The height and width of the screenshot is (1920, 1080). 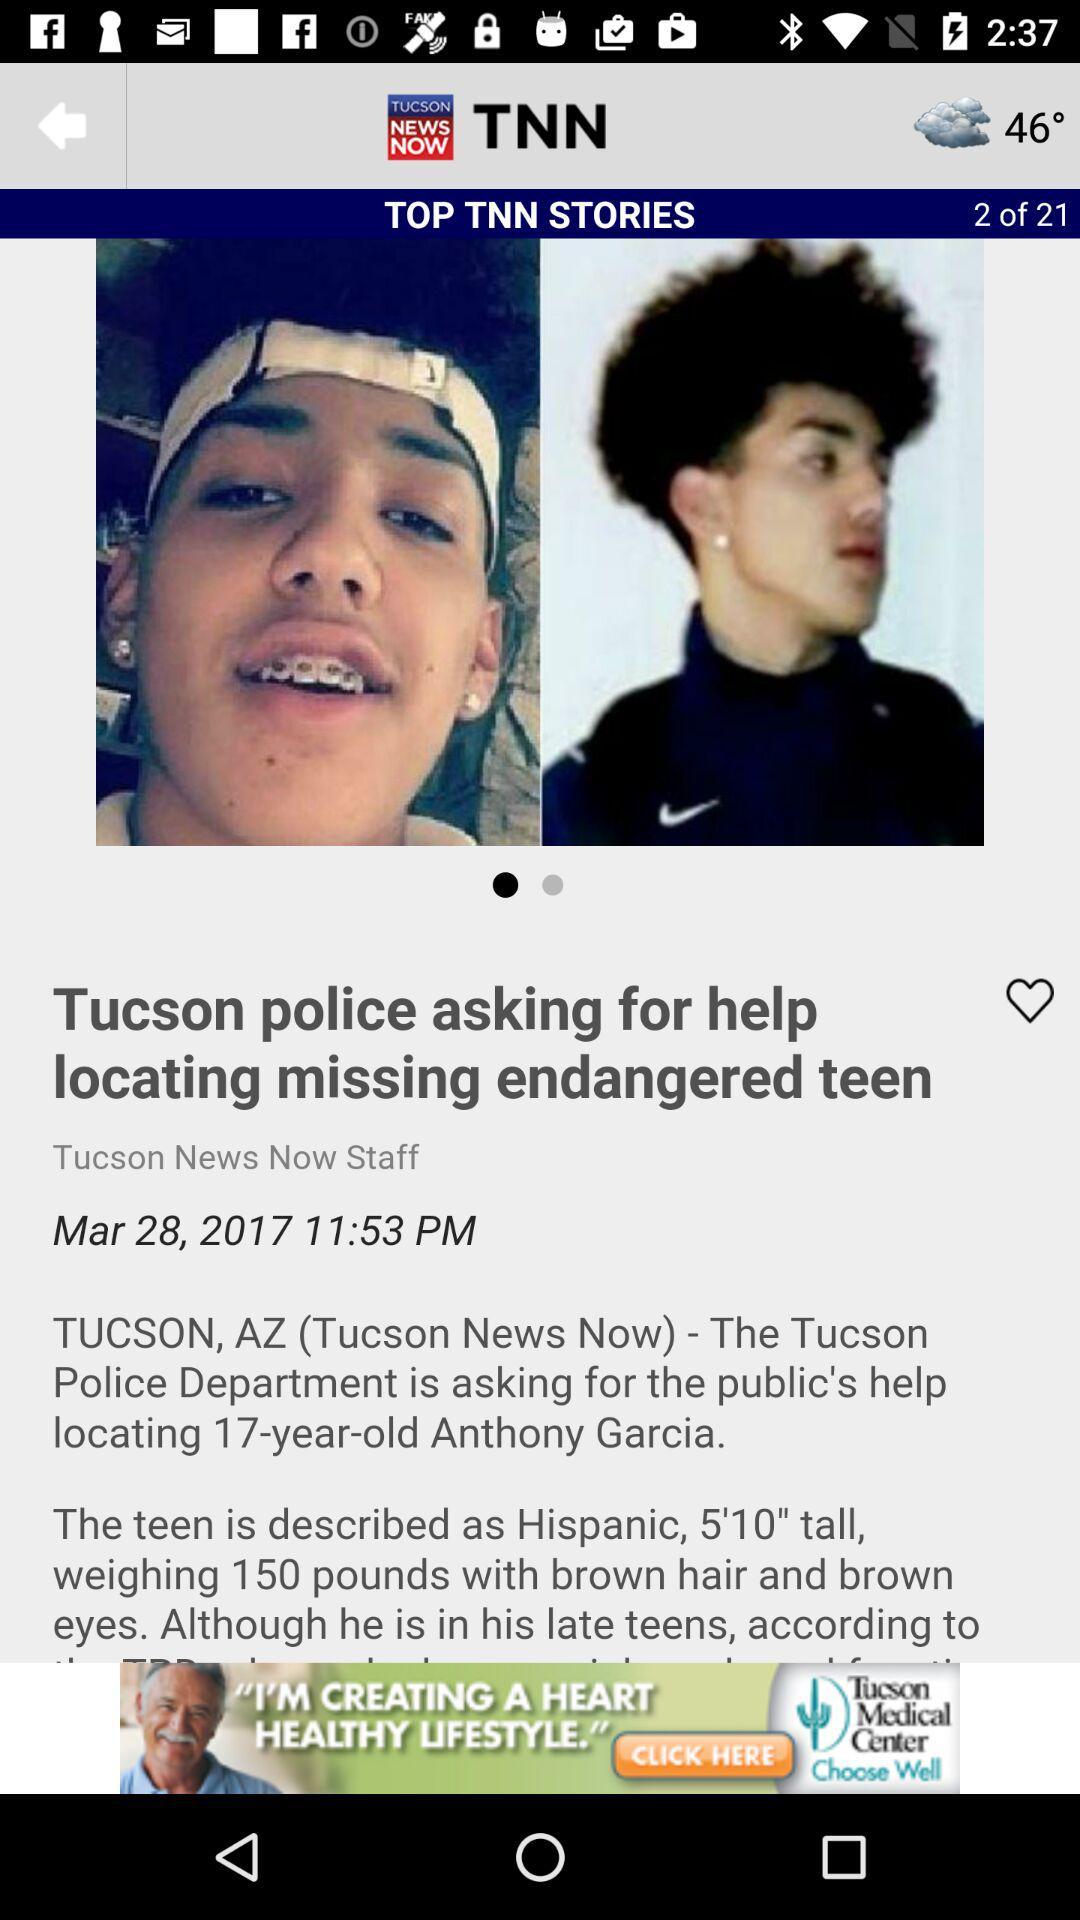 I want to click on open advertisement, so click(x=540, y=1727).